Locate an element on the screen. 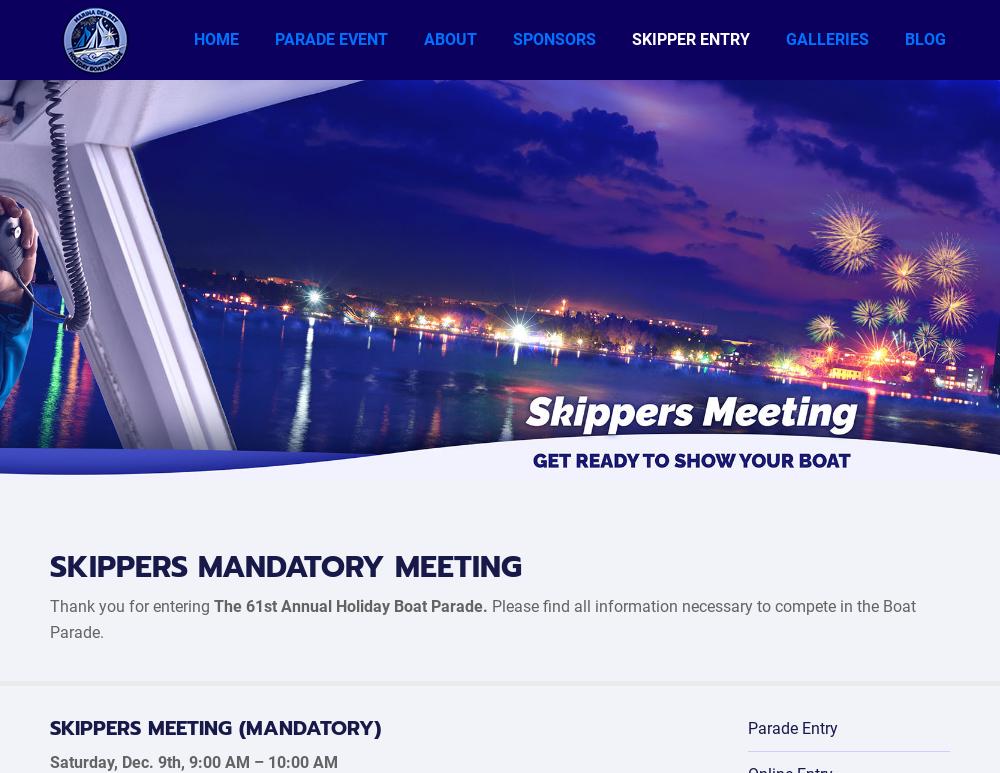 This screenshot has width=1000, height=773. 'Winners' is located at coordinates (811, 99).